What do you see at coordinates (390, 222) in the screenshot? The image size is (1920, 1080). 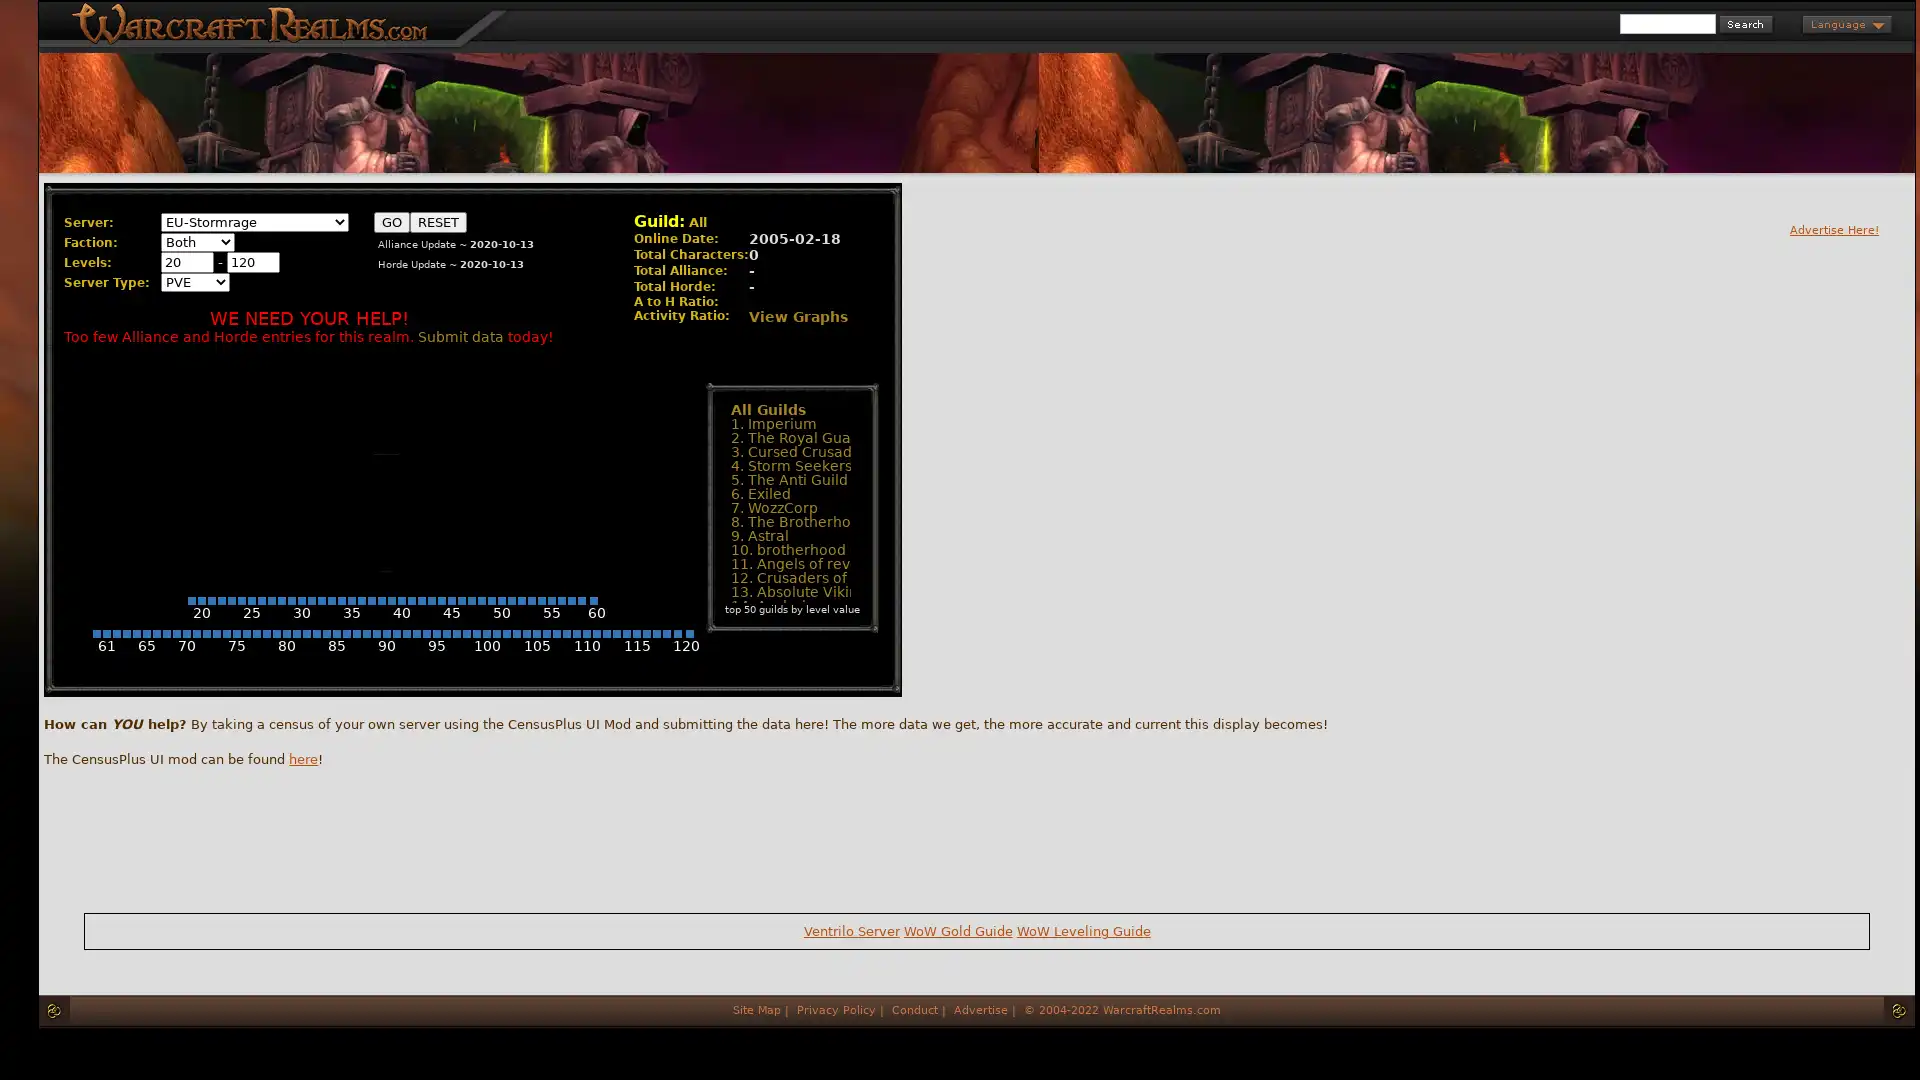 I see `GO` at bounding box center [390, 222].